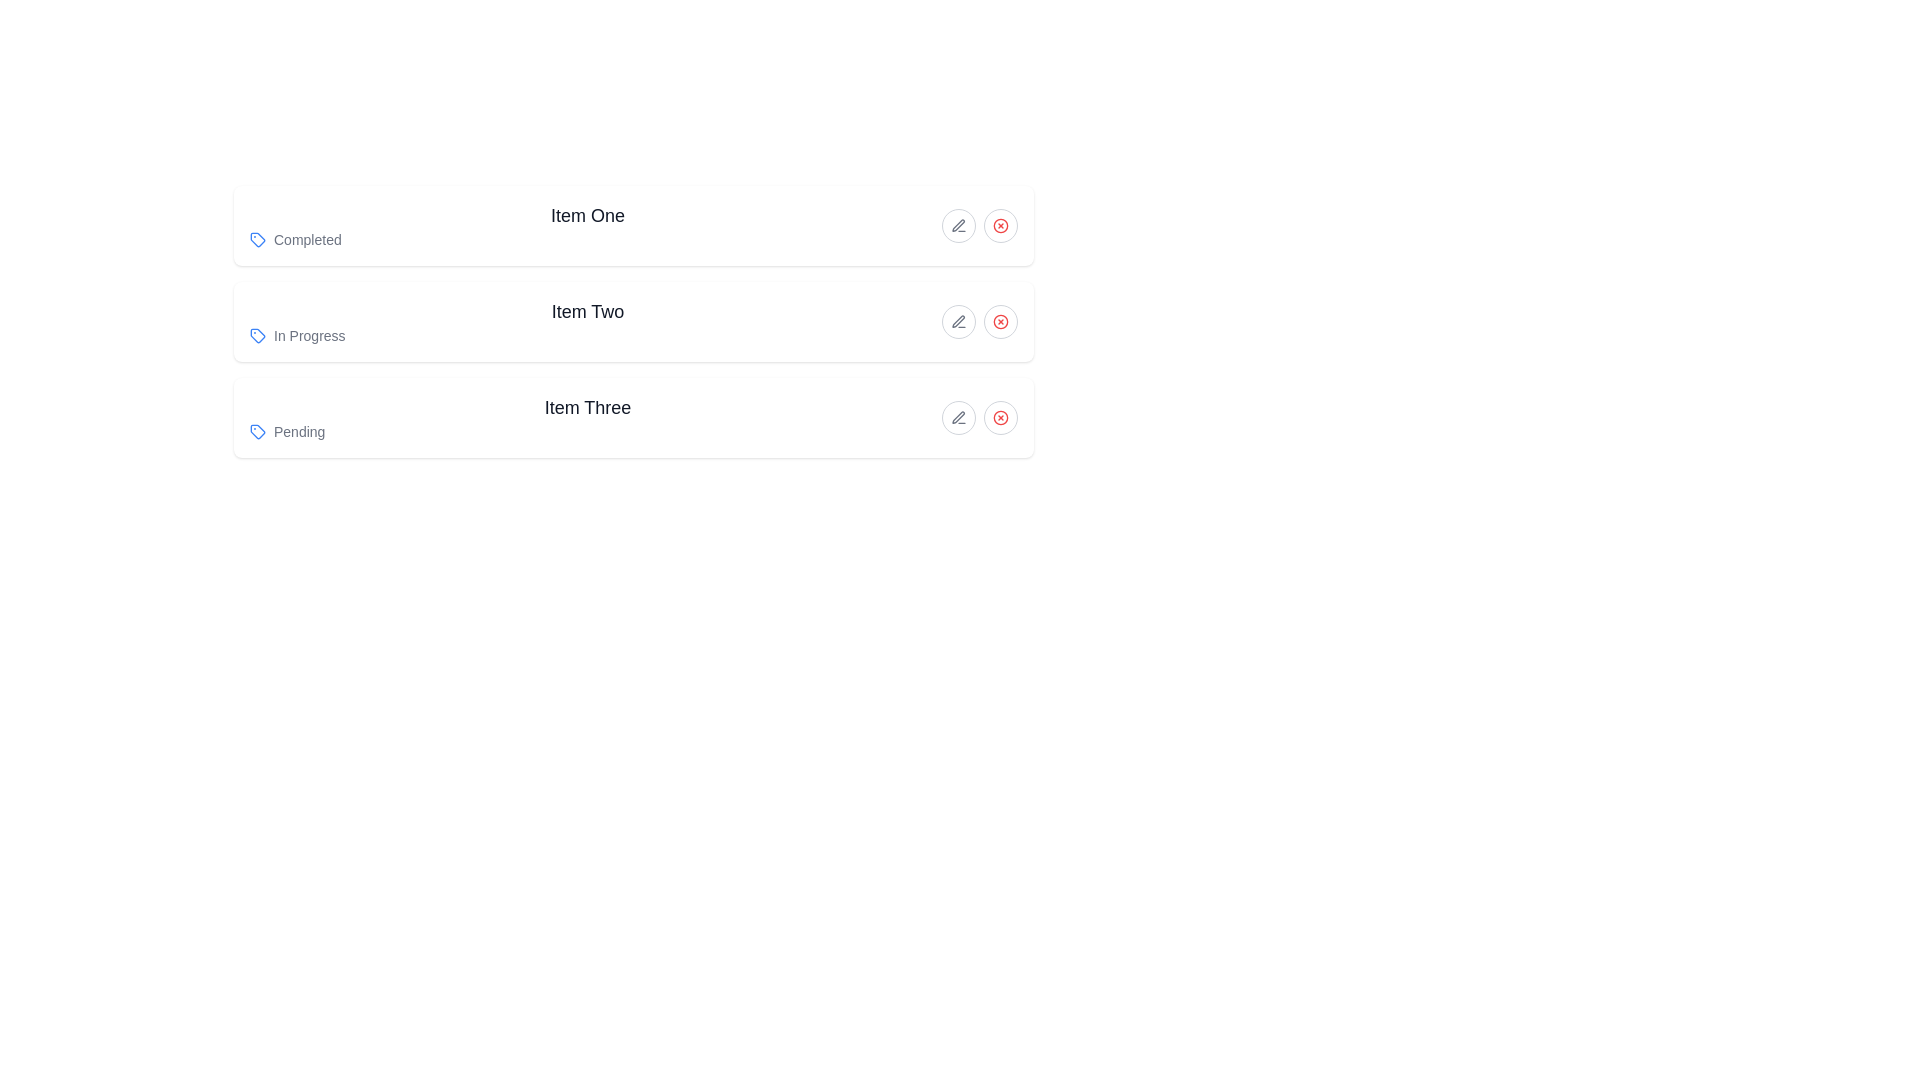 The height and width of the screenshot is (1080, 1920). What do you see at coordinates (1001, 320) in the screenshot?
I see `the circular button with a red 'X' icon located in the second row of the 'Item Two' list` at bounding box center [1001, 320].